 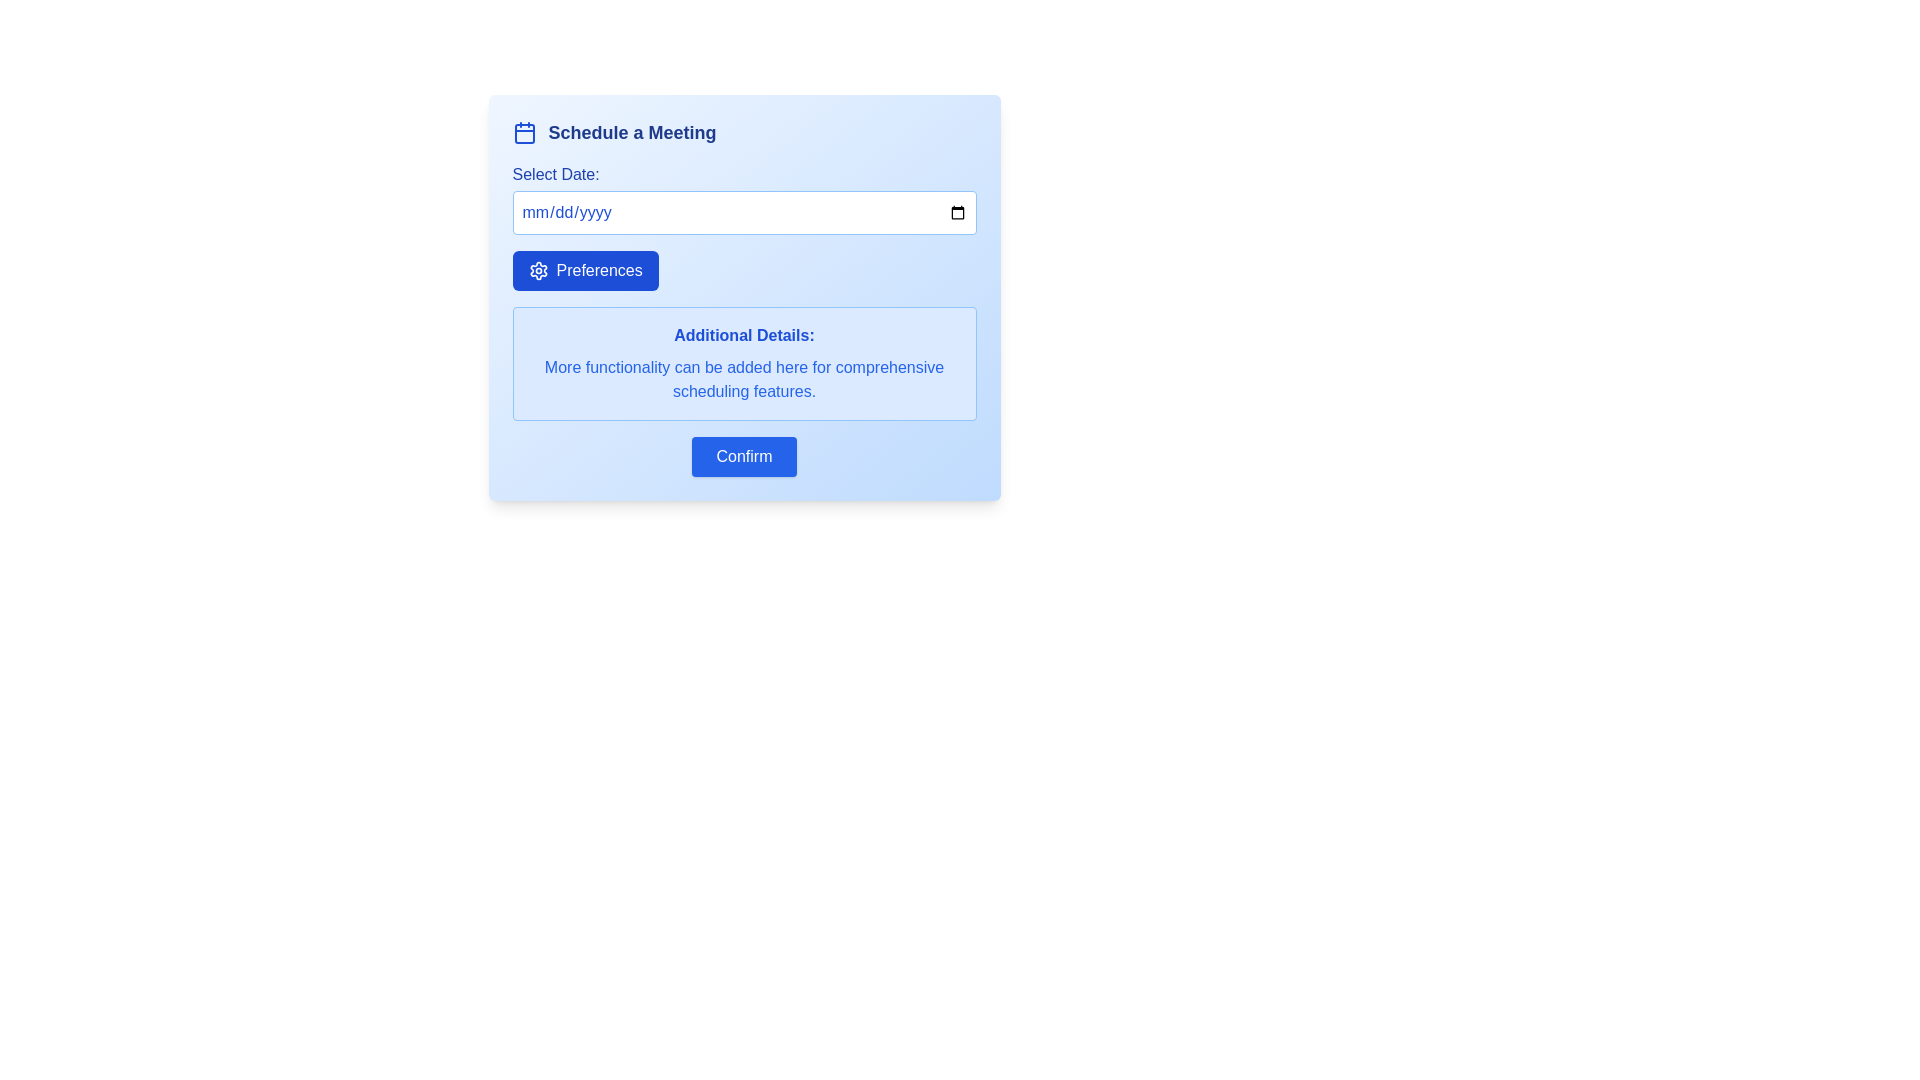 What do you see at coordinates (556, 173) in the screenshot?
I see `the text label 'Select Date:' styled in blue, located at the top-left corner of the date selection section, directly above the date input field` at bounding box center [556, 173].